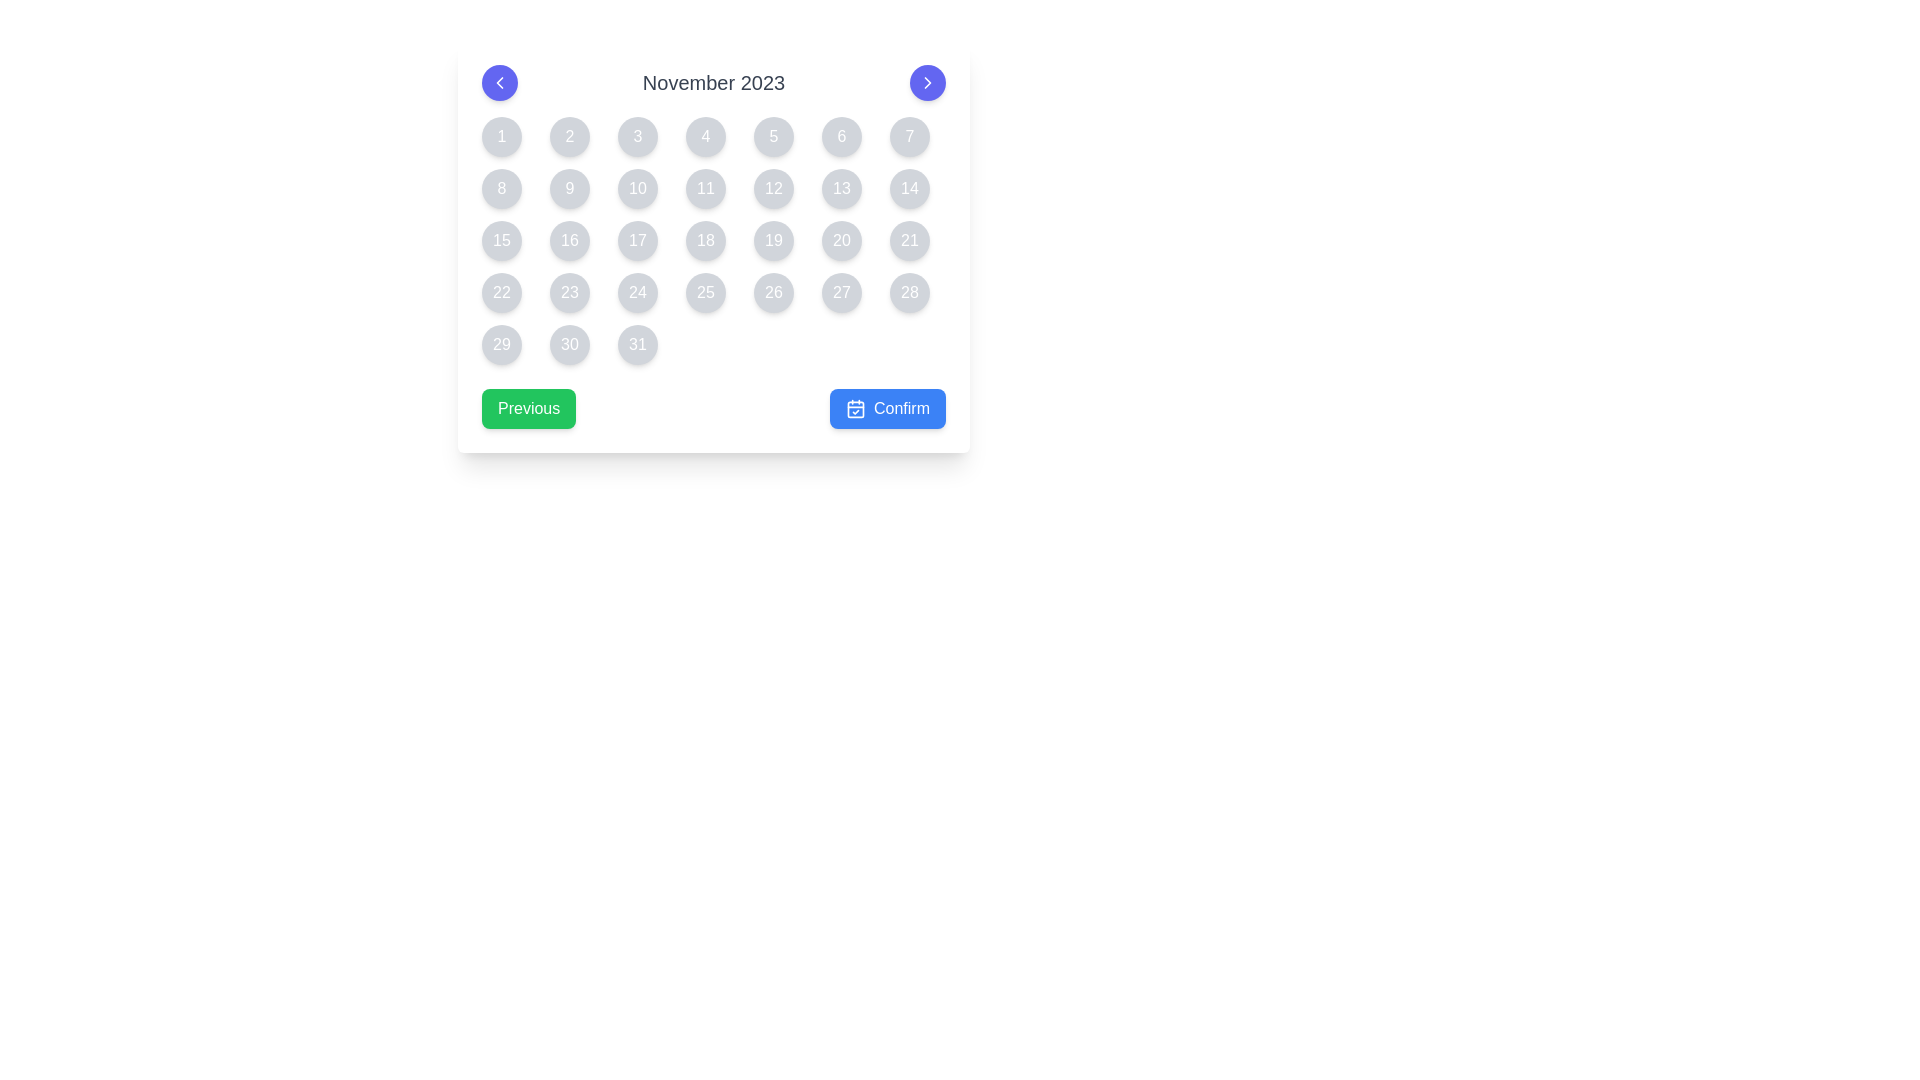  What do you see at coordinates (499, 82) in the screenshot?
I see `the navigational icon to move to the previous month in the calendar` at bounding box center [499, 82].